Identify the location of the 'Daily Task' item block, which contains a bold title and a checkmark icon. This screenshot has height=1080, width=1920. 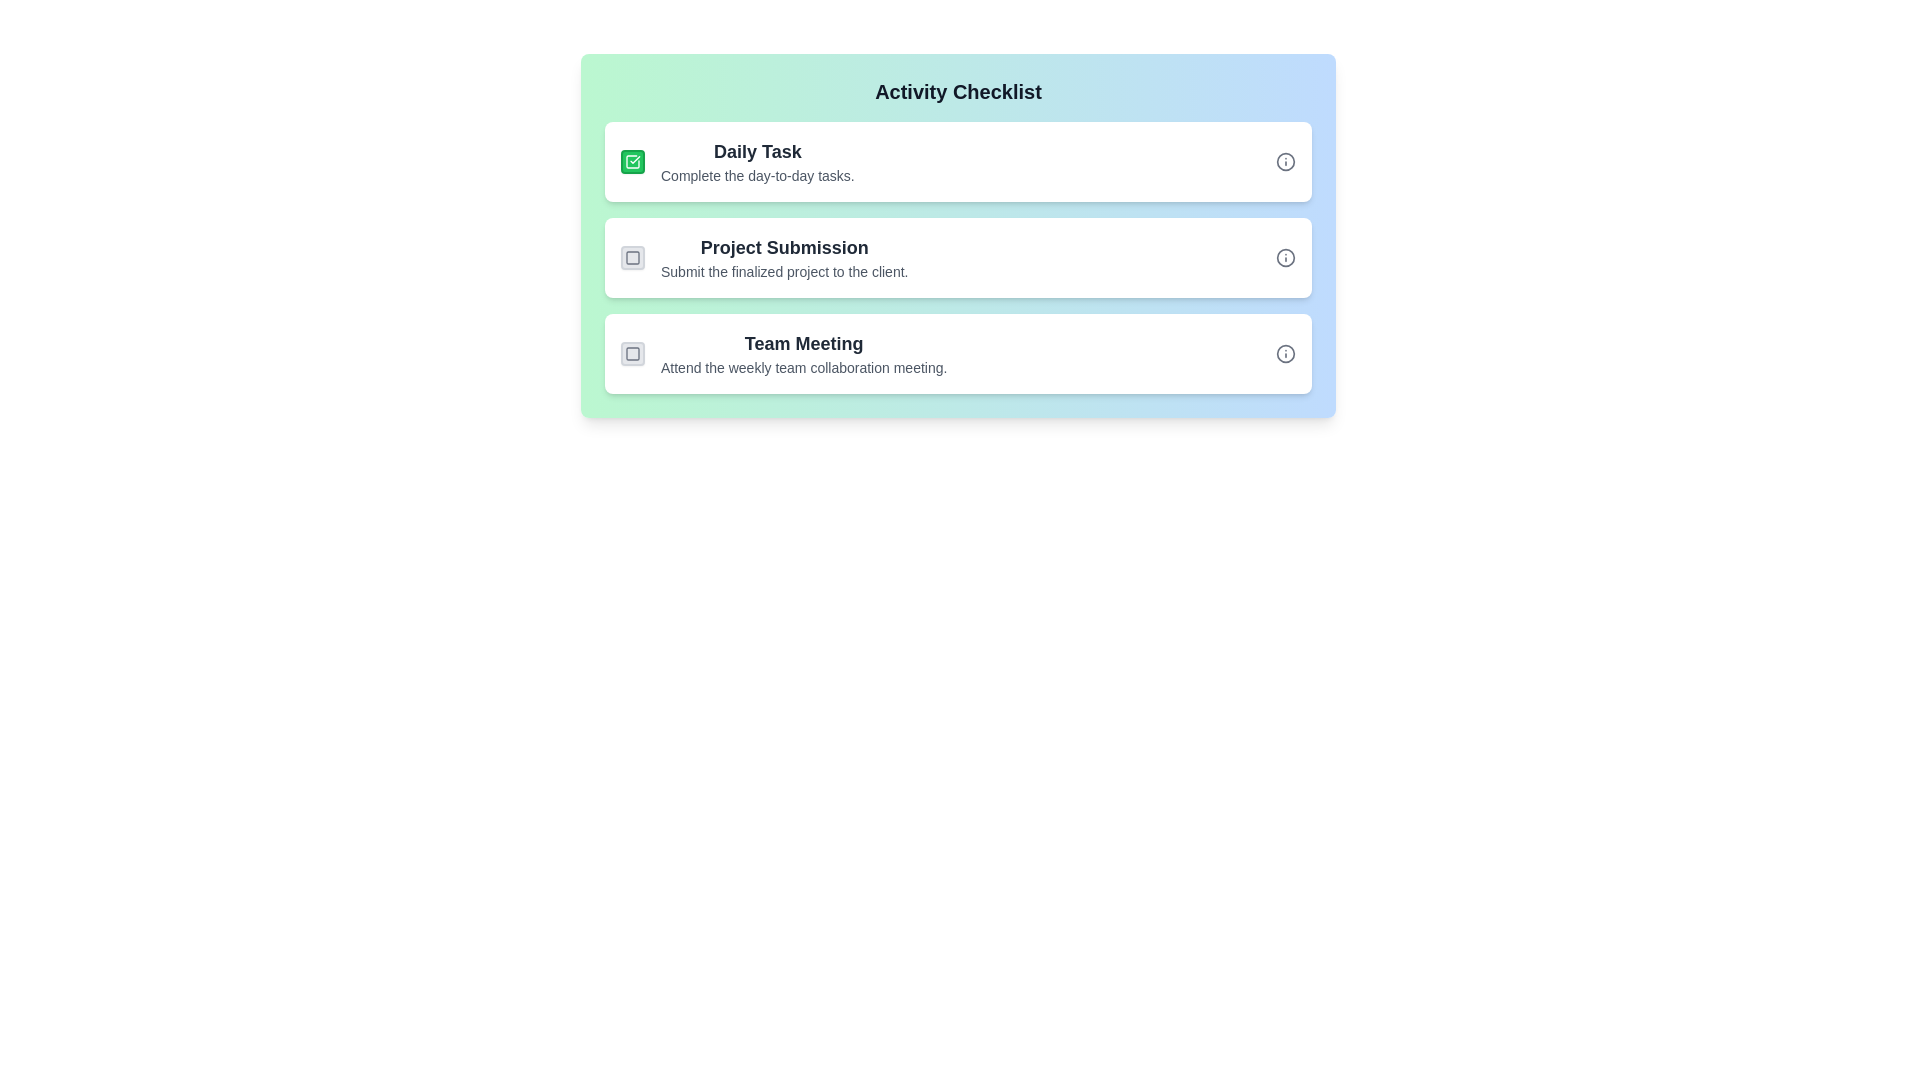
(736, 161).